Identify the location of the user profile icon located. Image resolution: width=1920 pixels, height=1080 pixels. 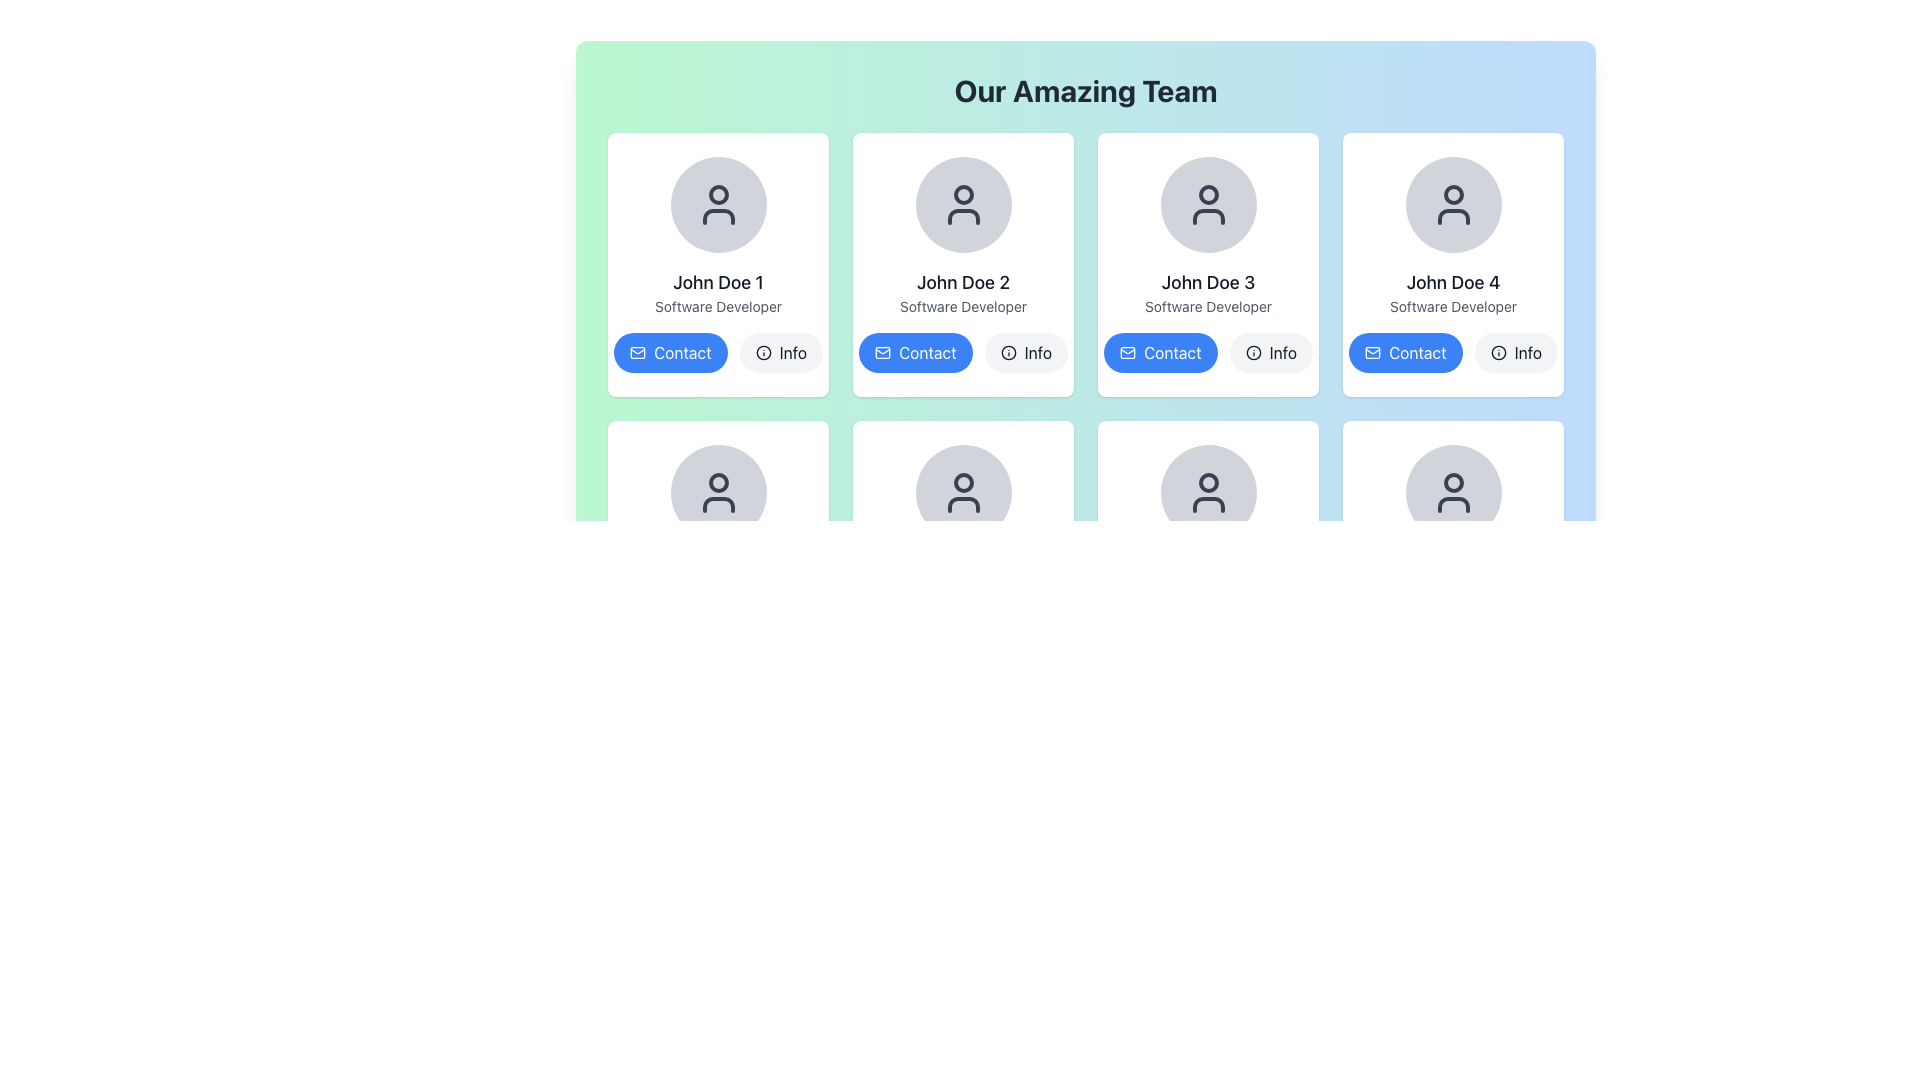
(1207, 204).